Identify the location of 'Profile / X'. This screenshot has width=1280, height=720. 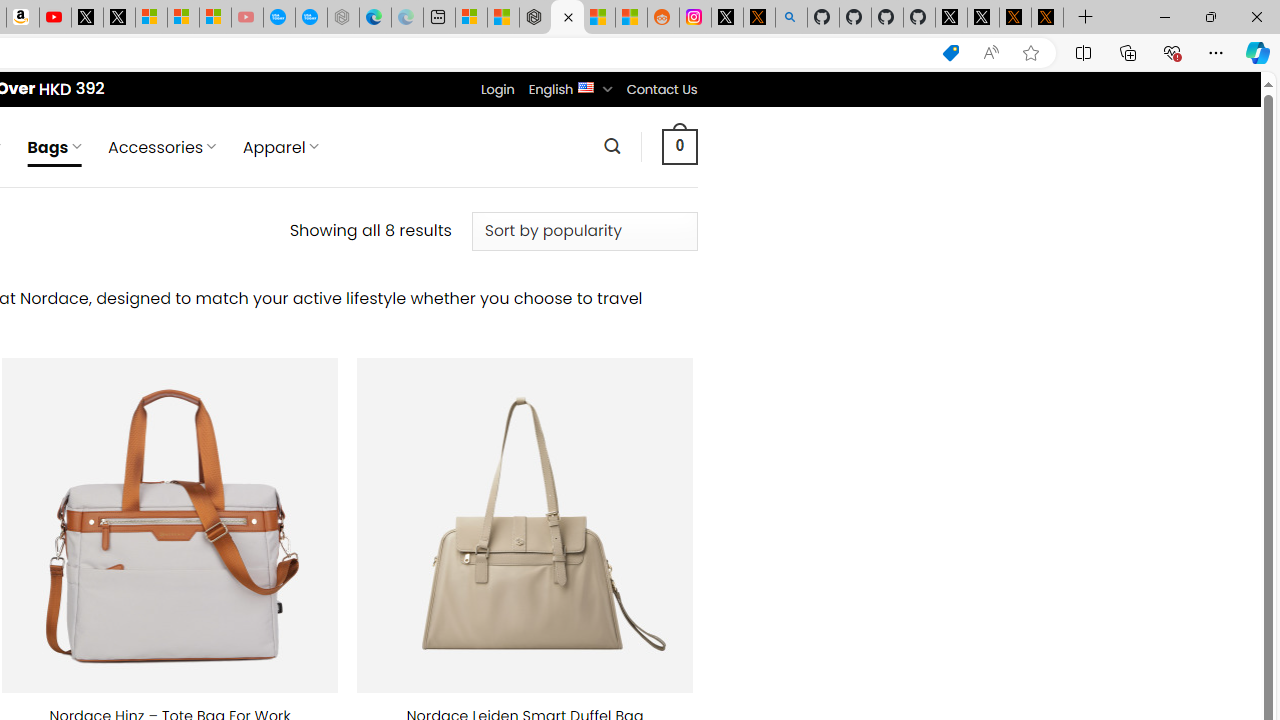
(950, 17).